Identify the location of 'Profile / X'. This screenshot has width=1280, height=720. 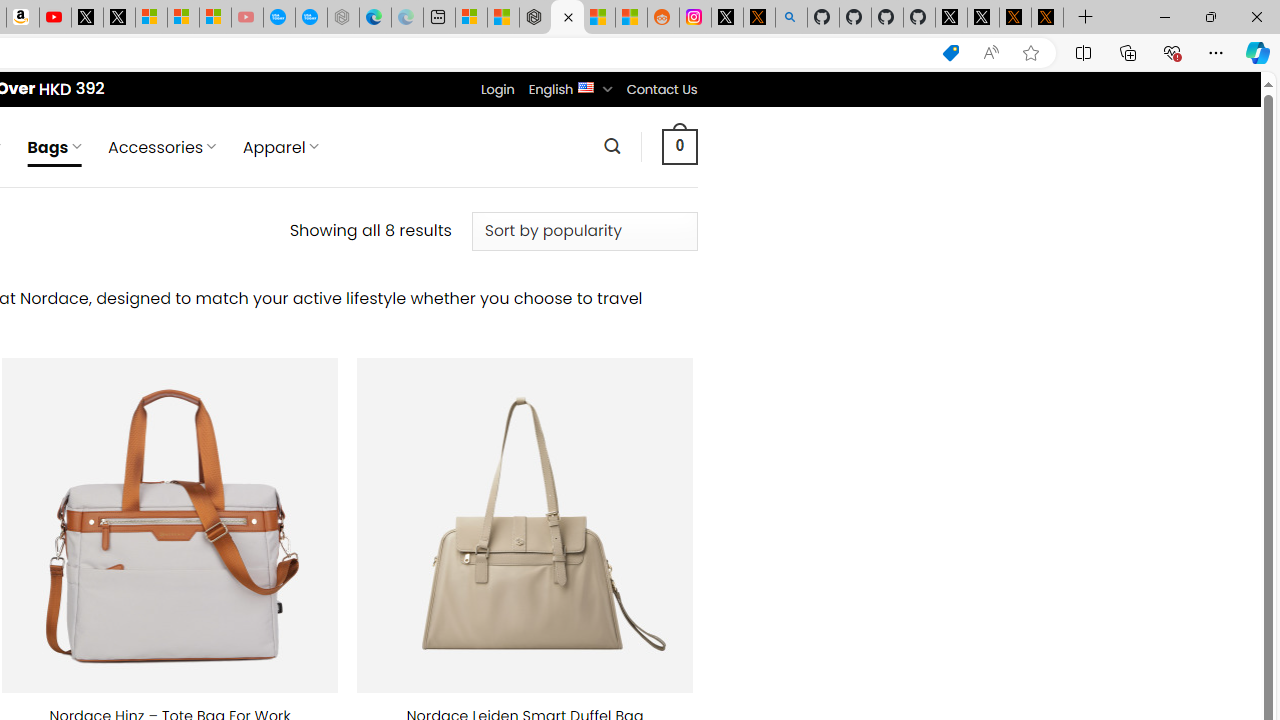
(950, 17).